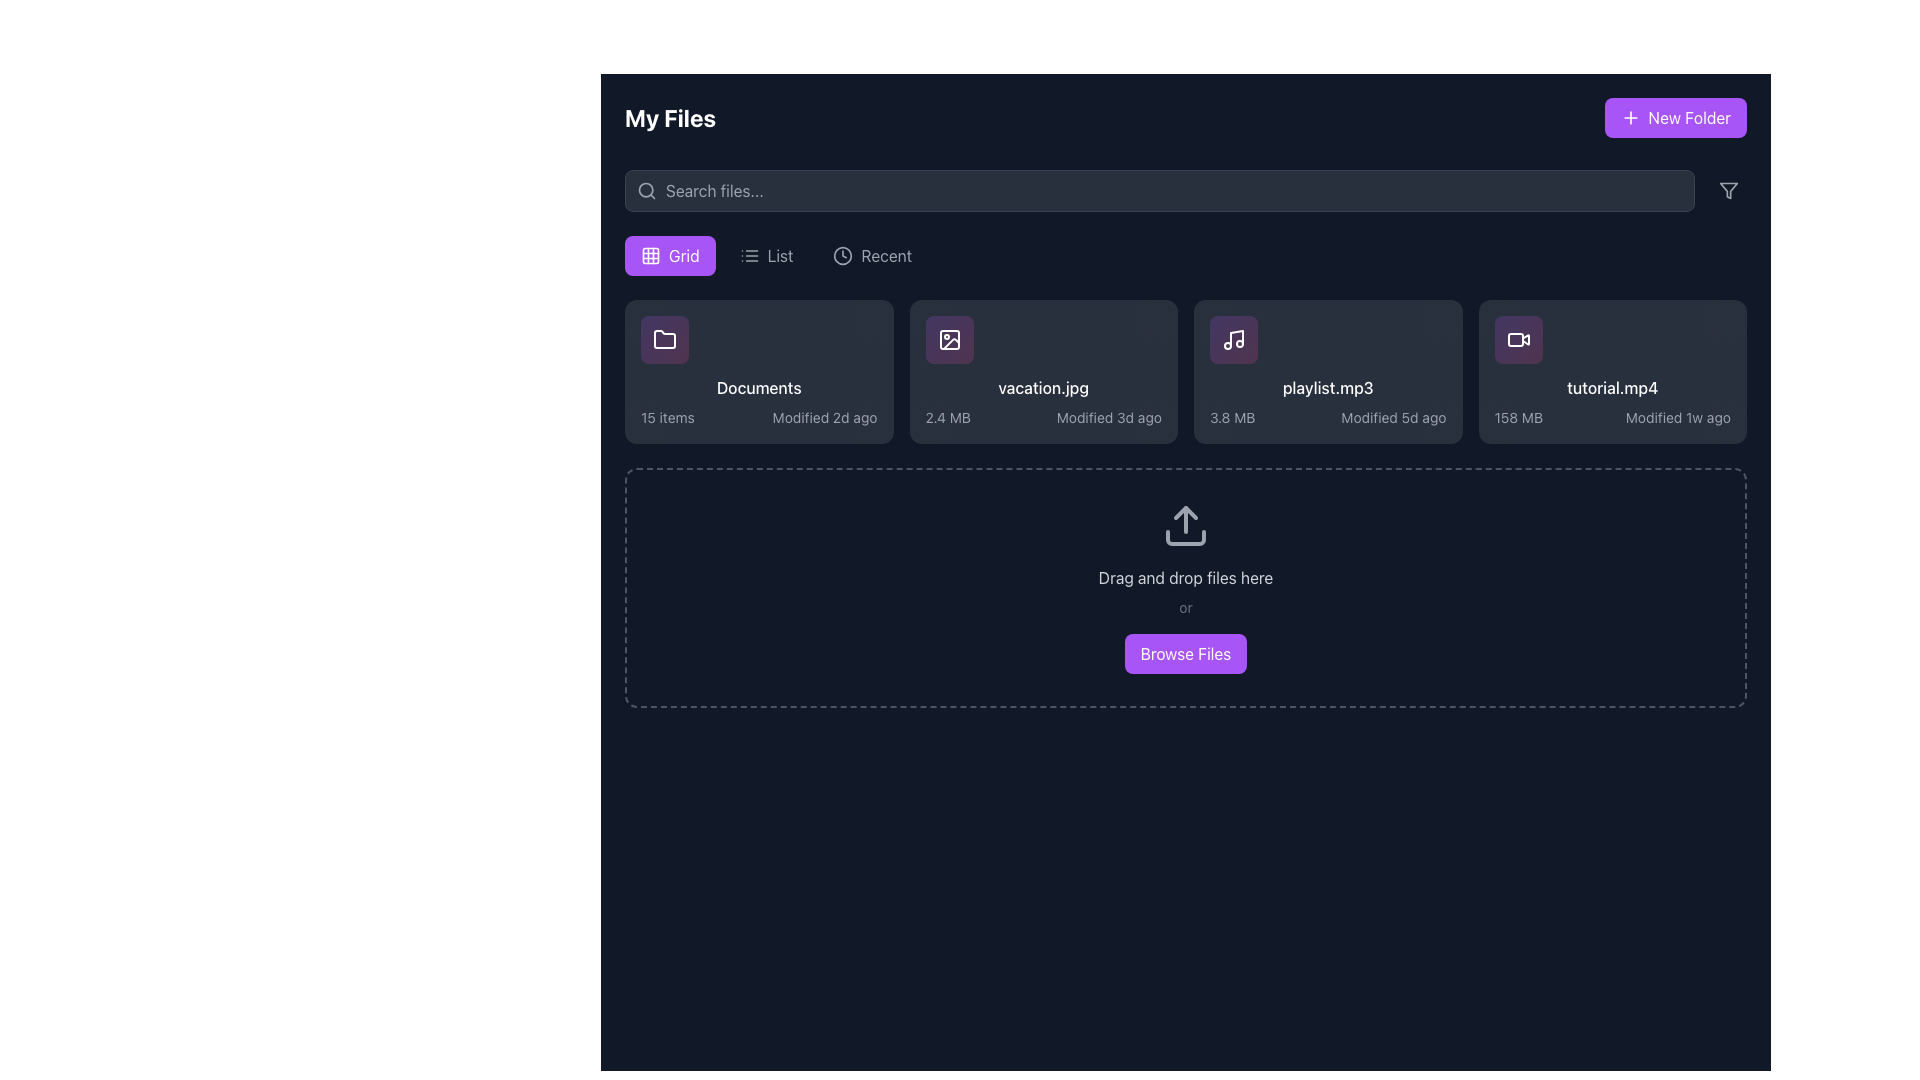 Image resolution: width=1920 pixels, height=1080 pixels. Describe the element at coordinates (947, 416) in the screenshot. I see `the text label displaying the file size '2.4 MB' located at the bottom-left corner of the card for the file 'vacation.jpg'` at that location.